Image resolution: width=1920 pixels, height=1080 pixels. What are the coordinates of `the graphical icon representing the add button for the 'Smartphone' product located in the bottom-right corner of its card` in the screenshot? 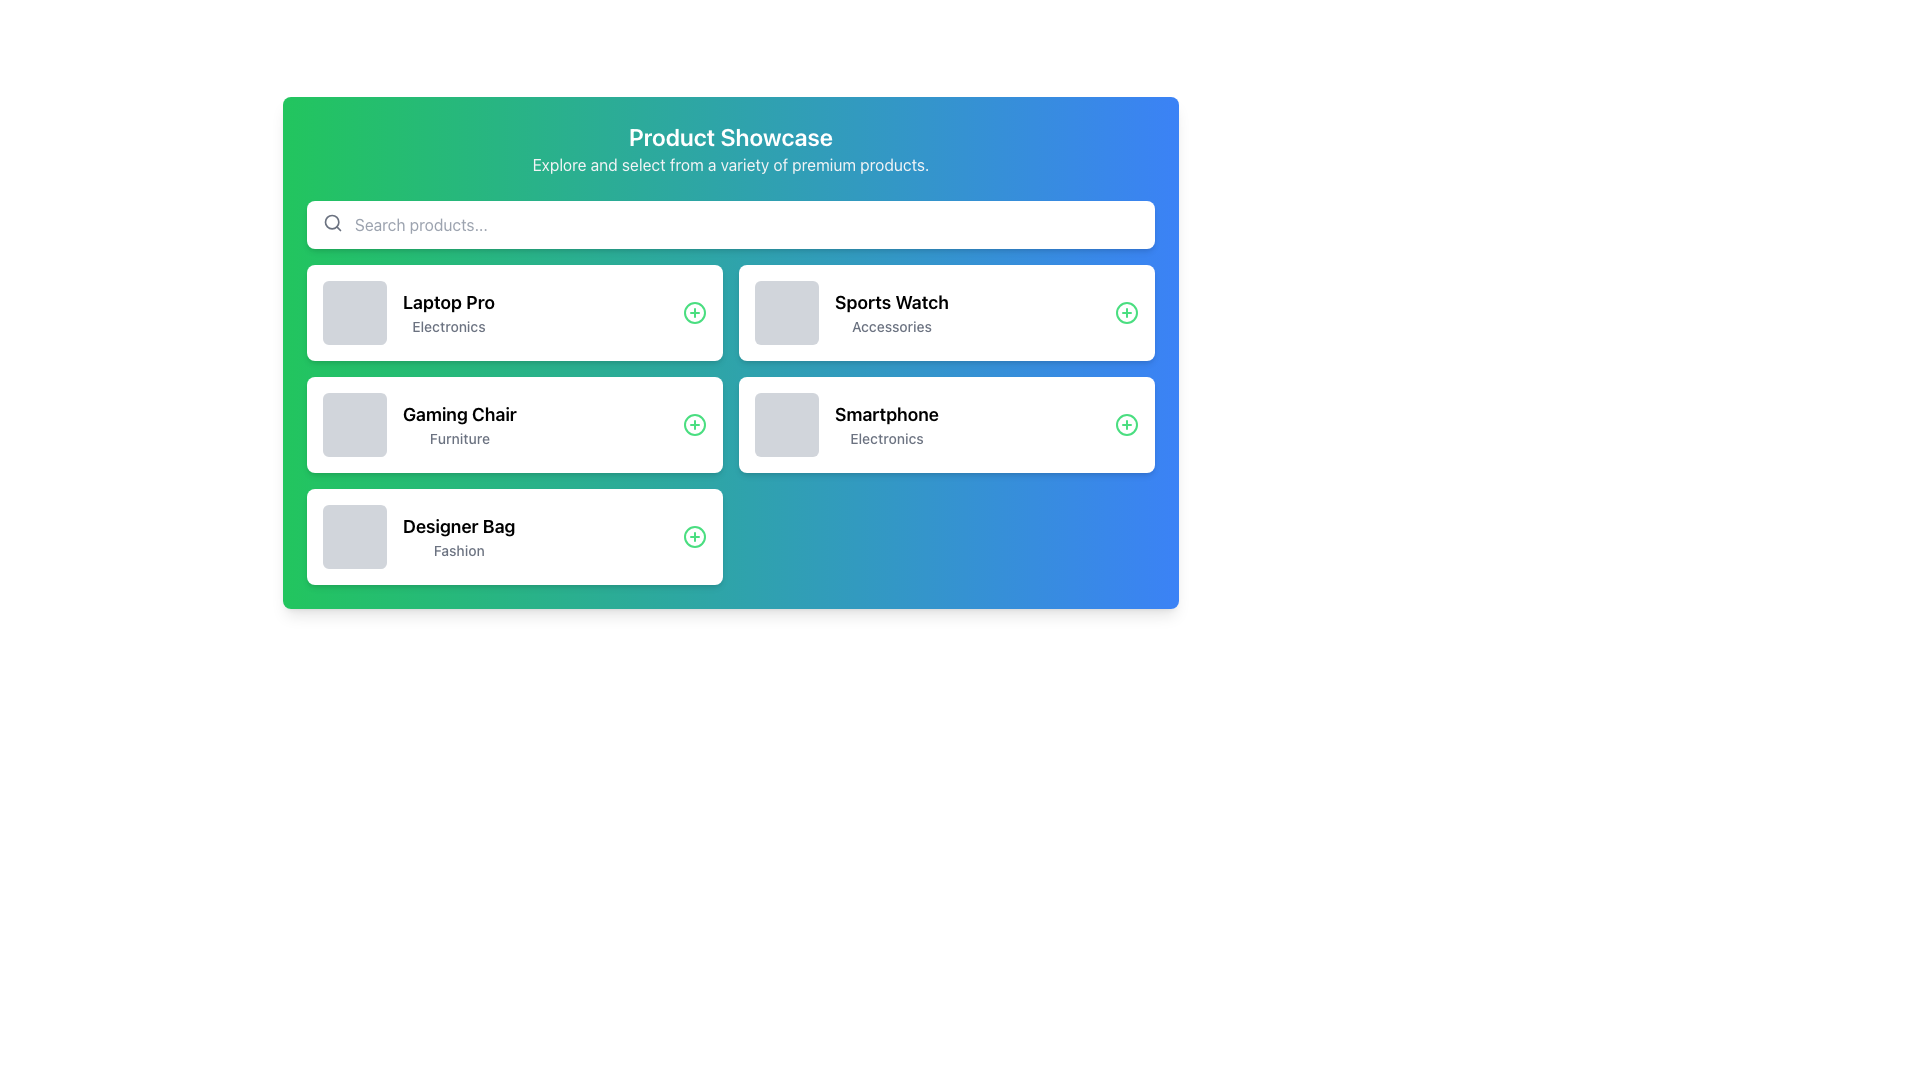 It's located at (1127, 423).